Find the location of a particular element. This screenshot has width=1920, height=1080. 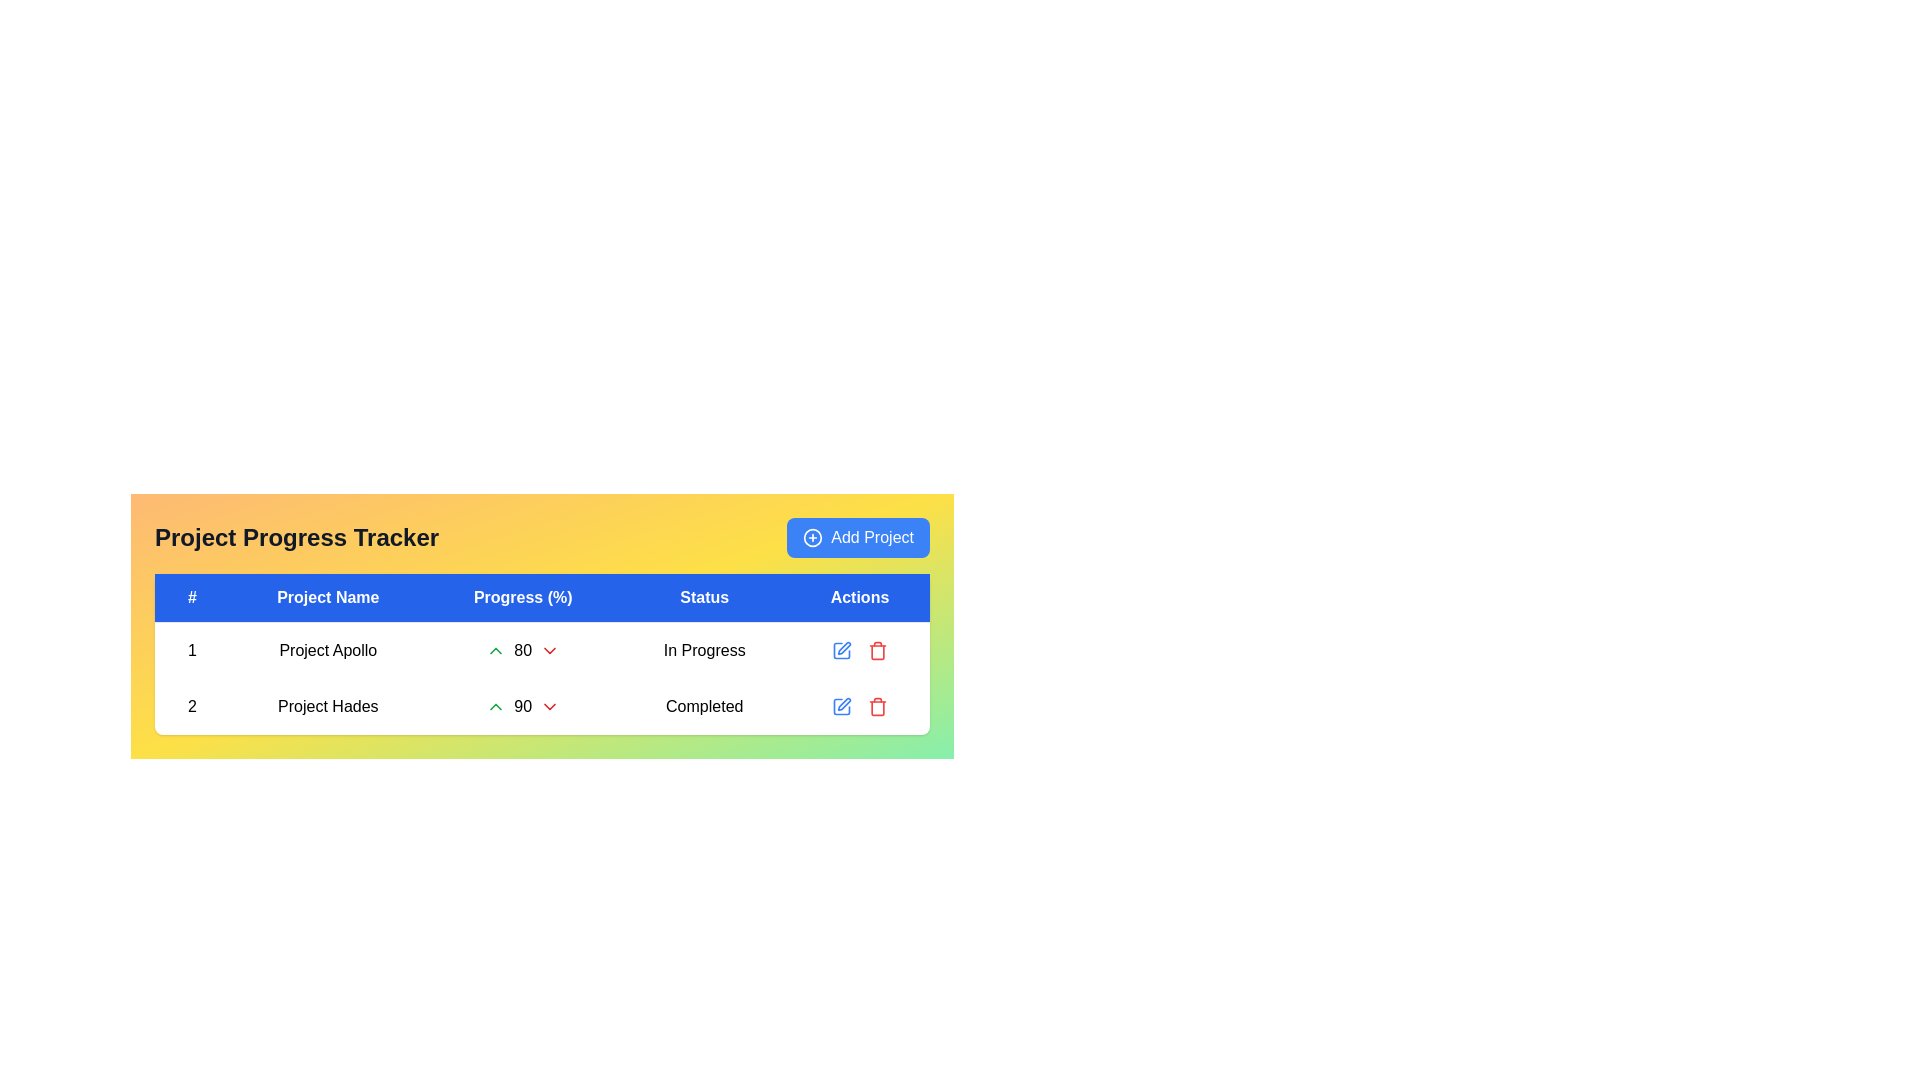

the upward chevron icon, which is green and located to the left of the text '80' in the 'Progress (%)' section of the table, to increment the progress value is located at coordinates (496, 651).